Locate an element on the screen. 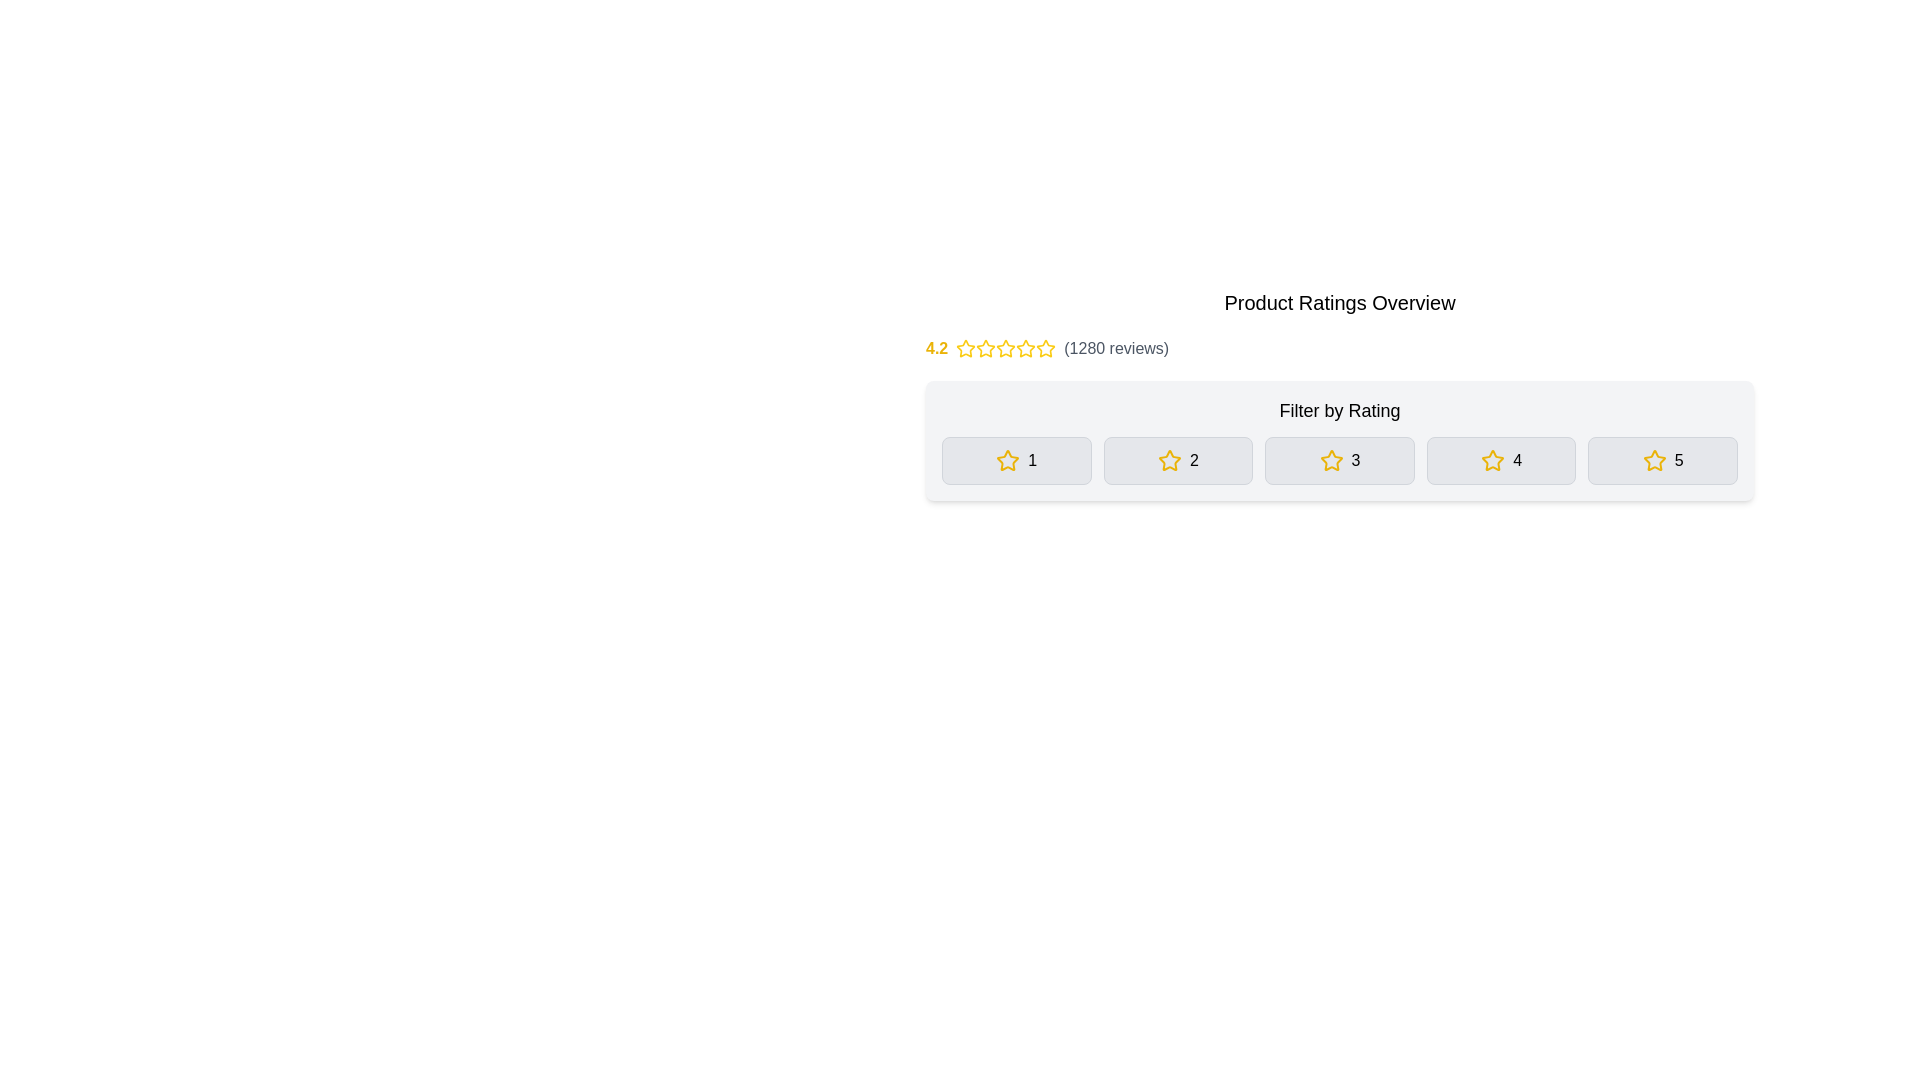  the third star-shaped icon with a yellow outline and transparent center, which serves as a rating indicator in a horizontal sequence of five stars is located at coordinates (1006, 347).